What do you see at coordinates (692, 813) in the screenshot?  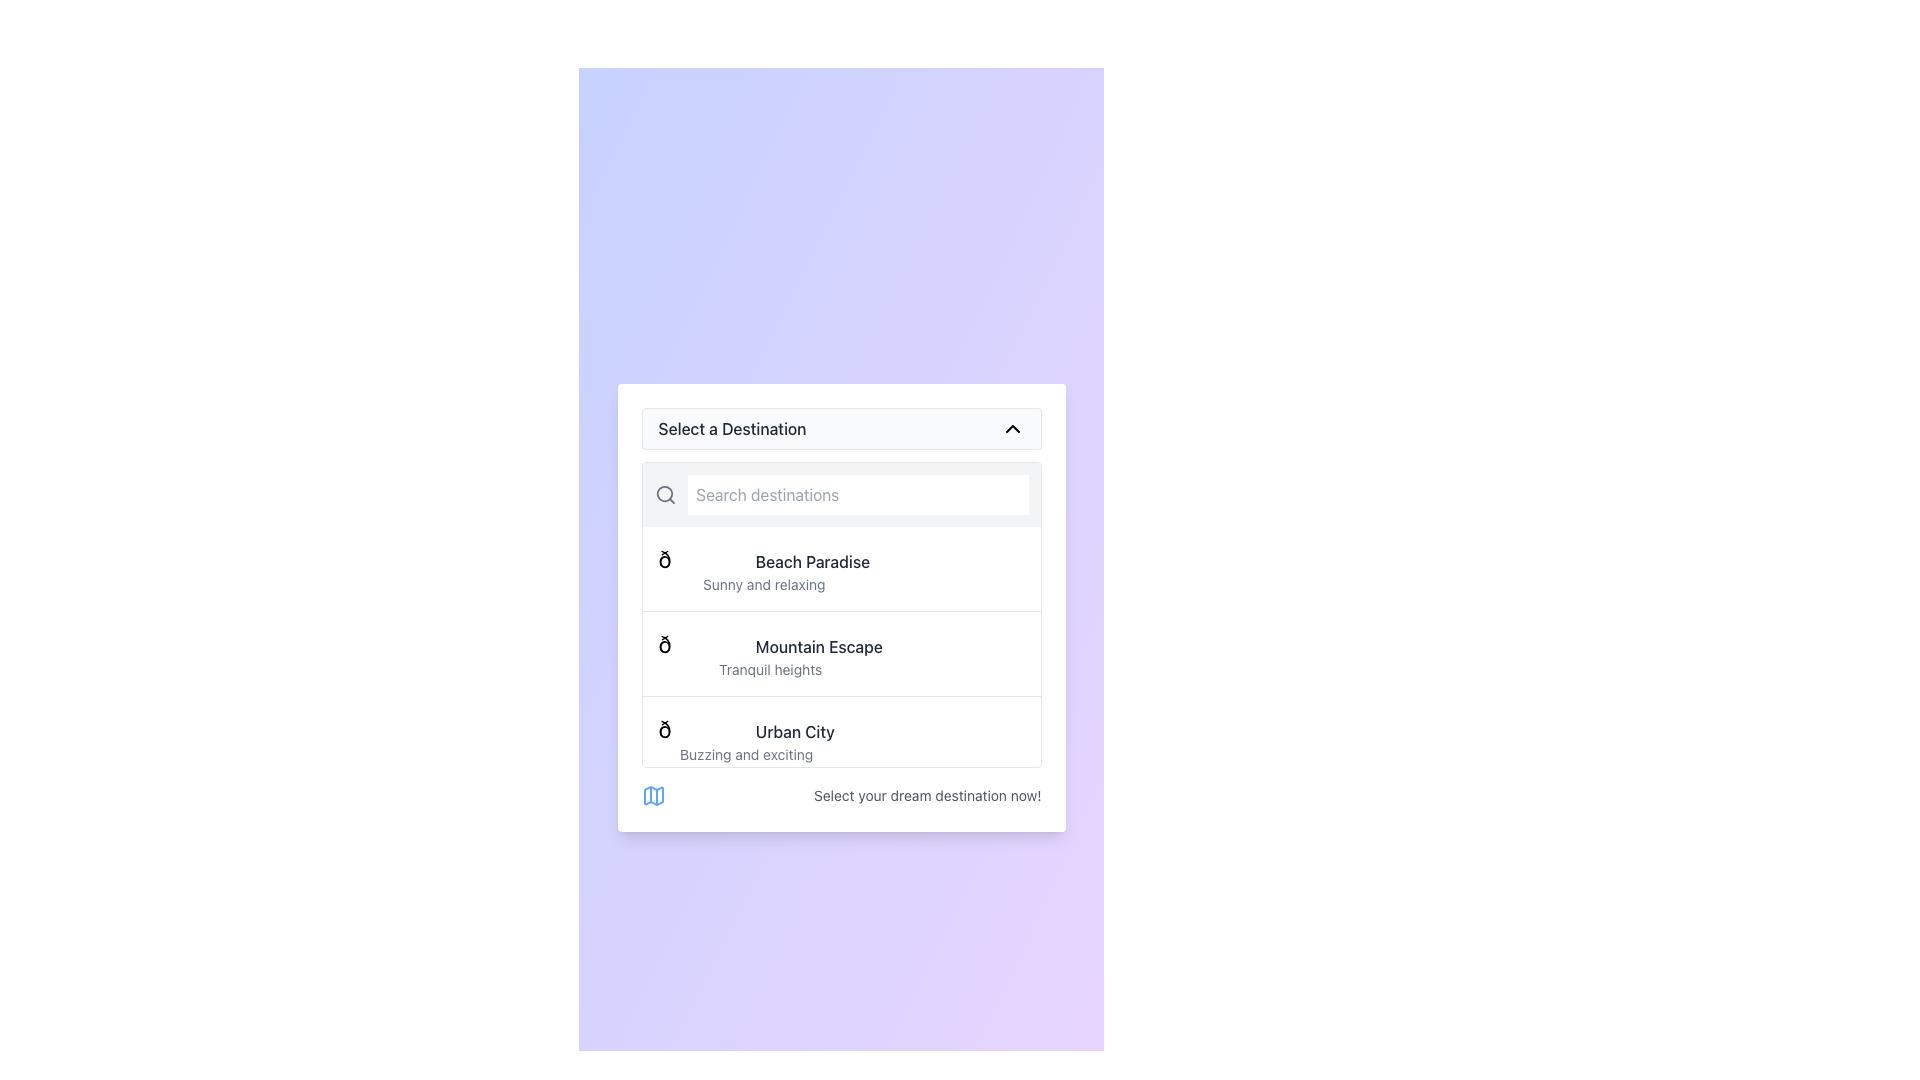 I see `the green leaf emoji icon which is positioned to the left of the text 'Forest Retreat' and 'Peaceful and green' as a visual clue` at bounding box center [692, 813].